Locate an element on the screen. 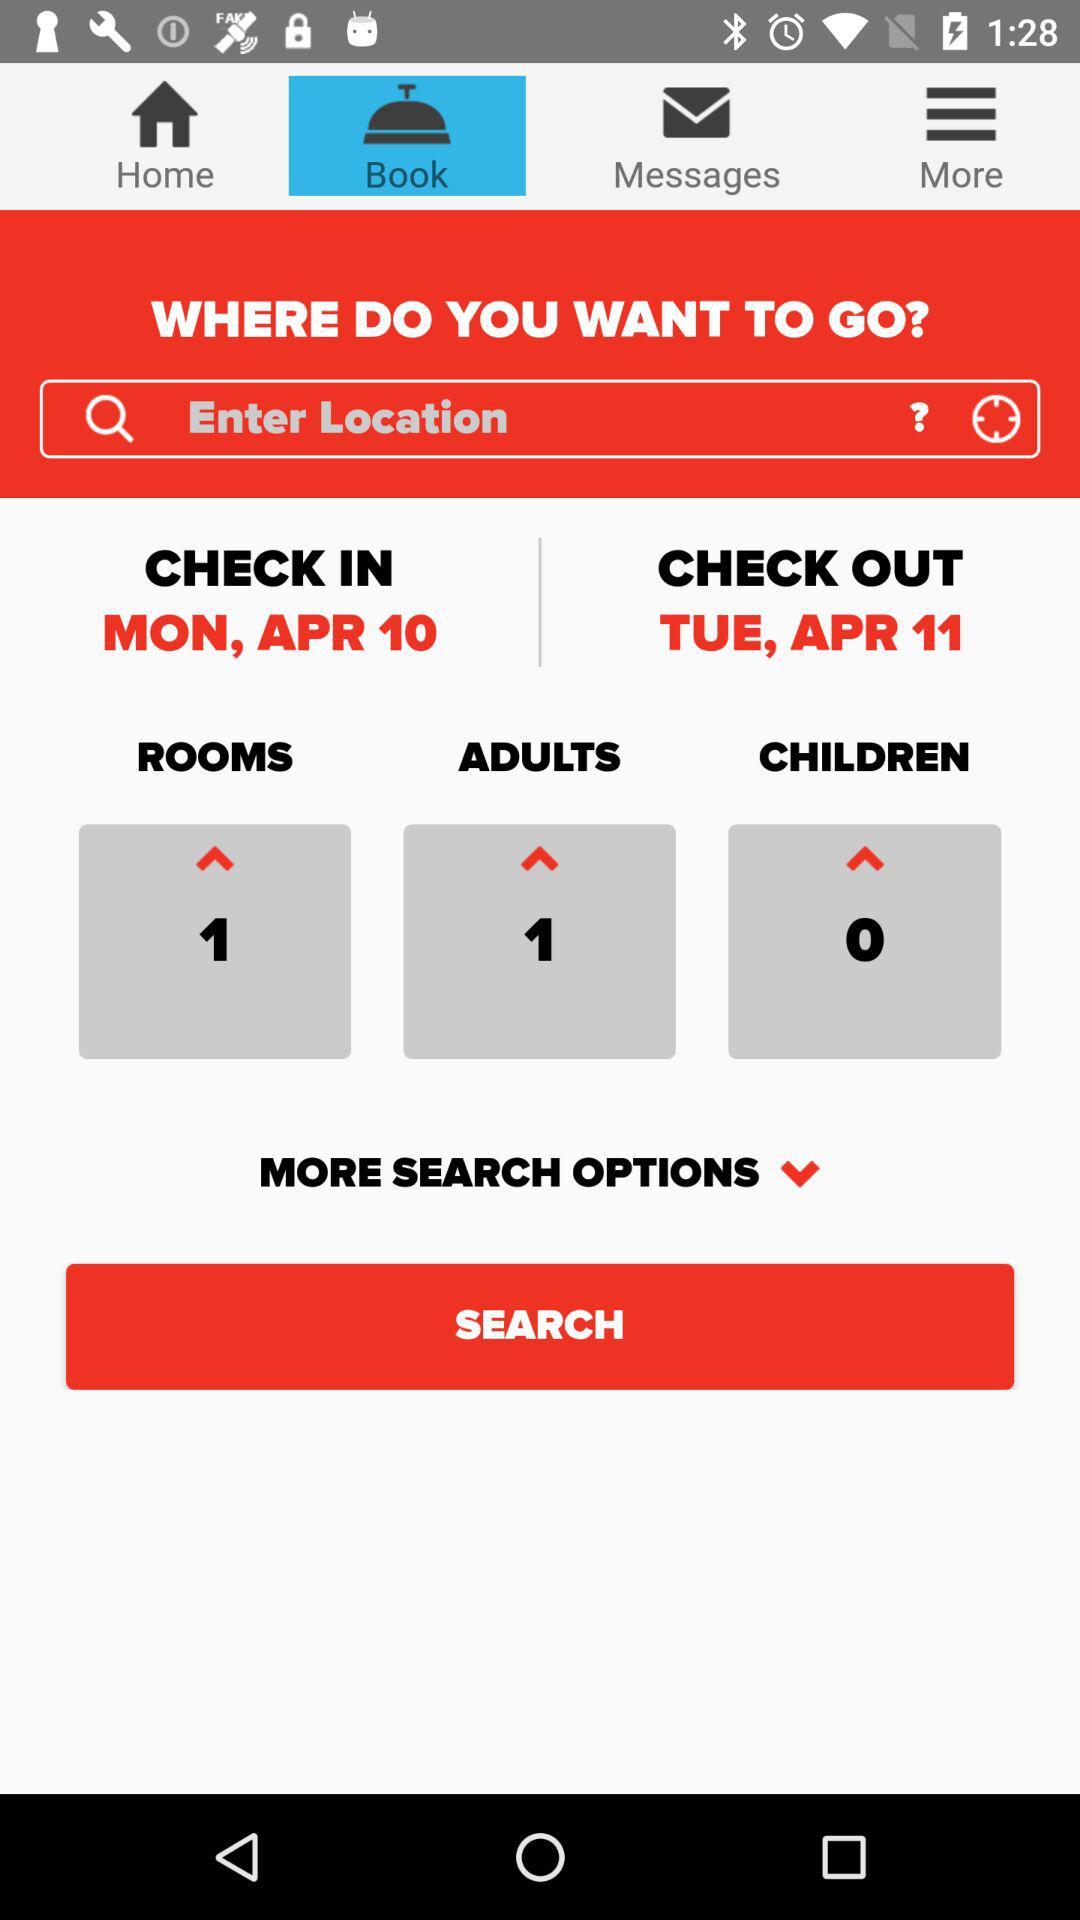  item above the where do you is located at coordinates (695, 135).